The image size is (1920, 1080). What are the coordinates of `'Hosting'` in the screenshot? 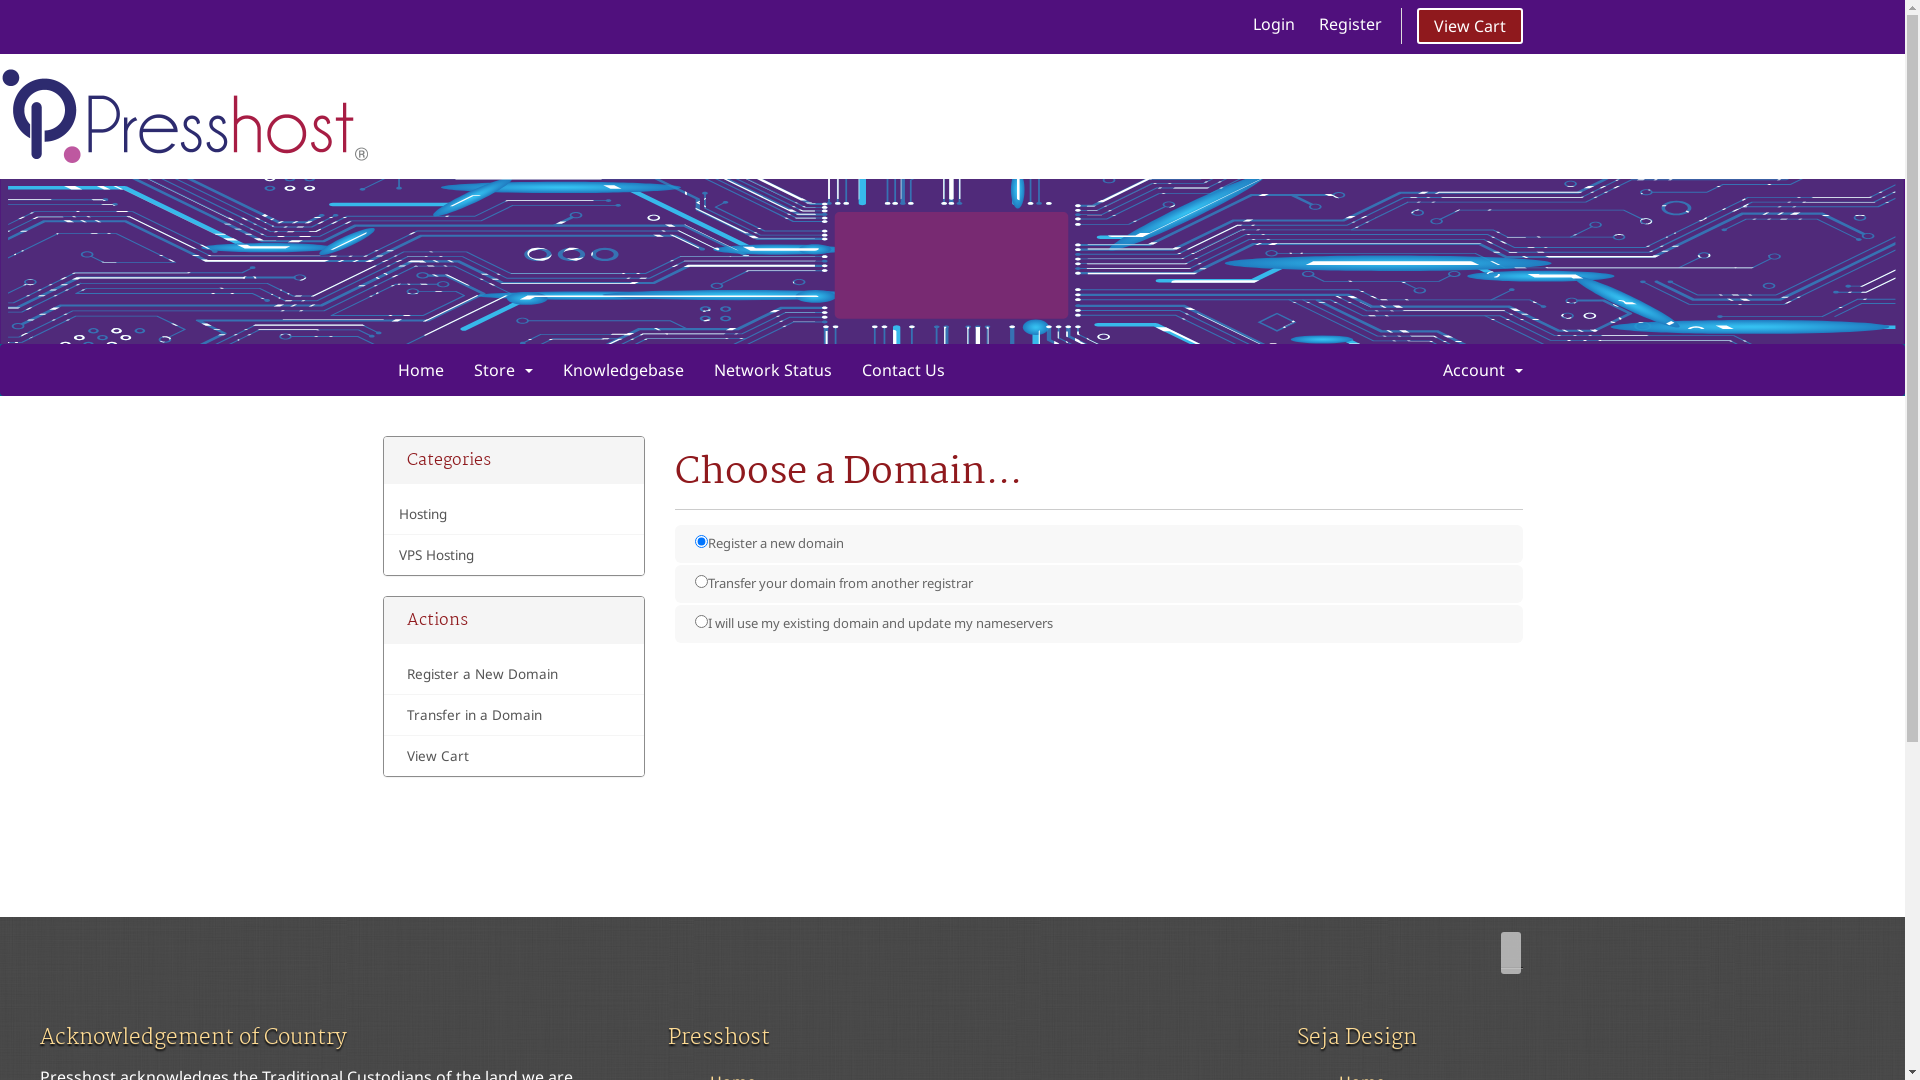 It's located at (514, 513).